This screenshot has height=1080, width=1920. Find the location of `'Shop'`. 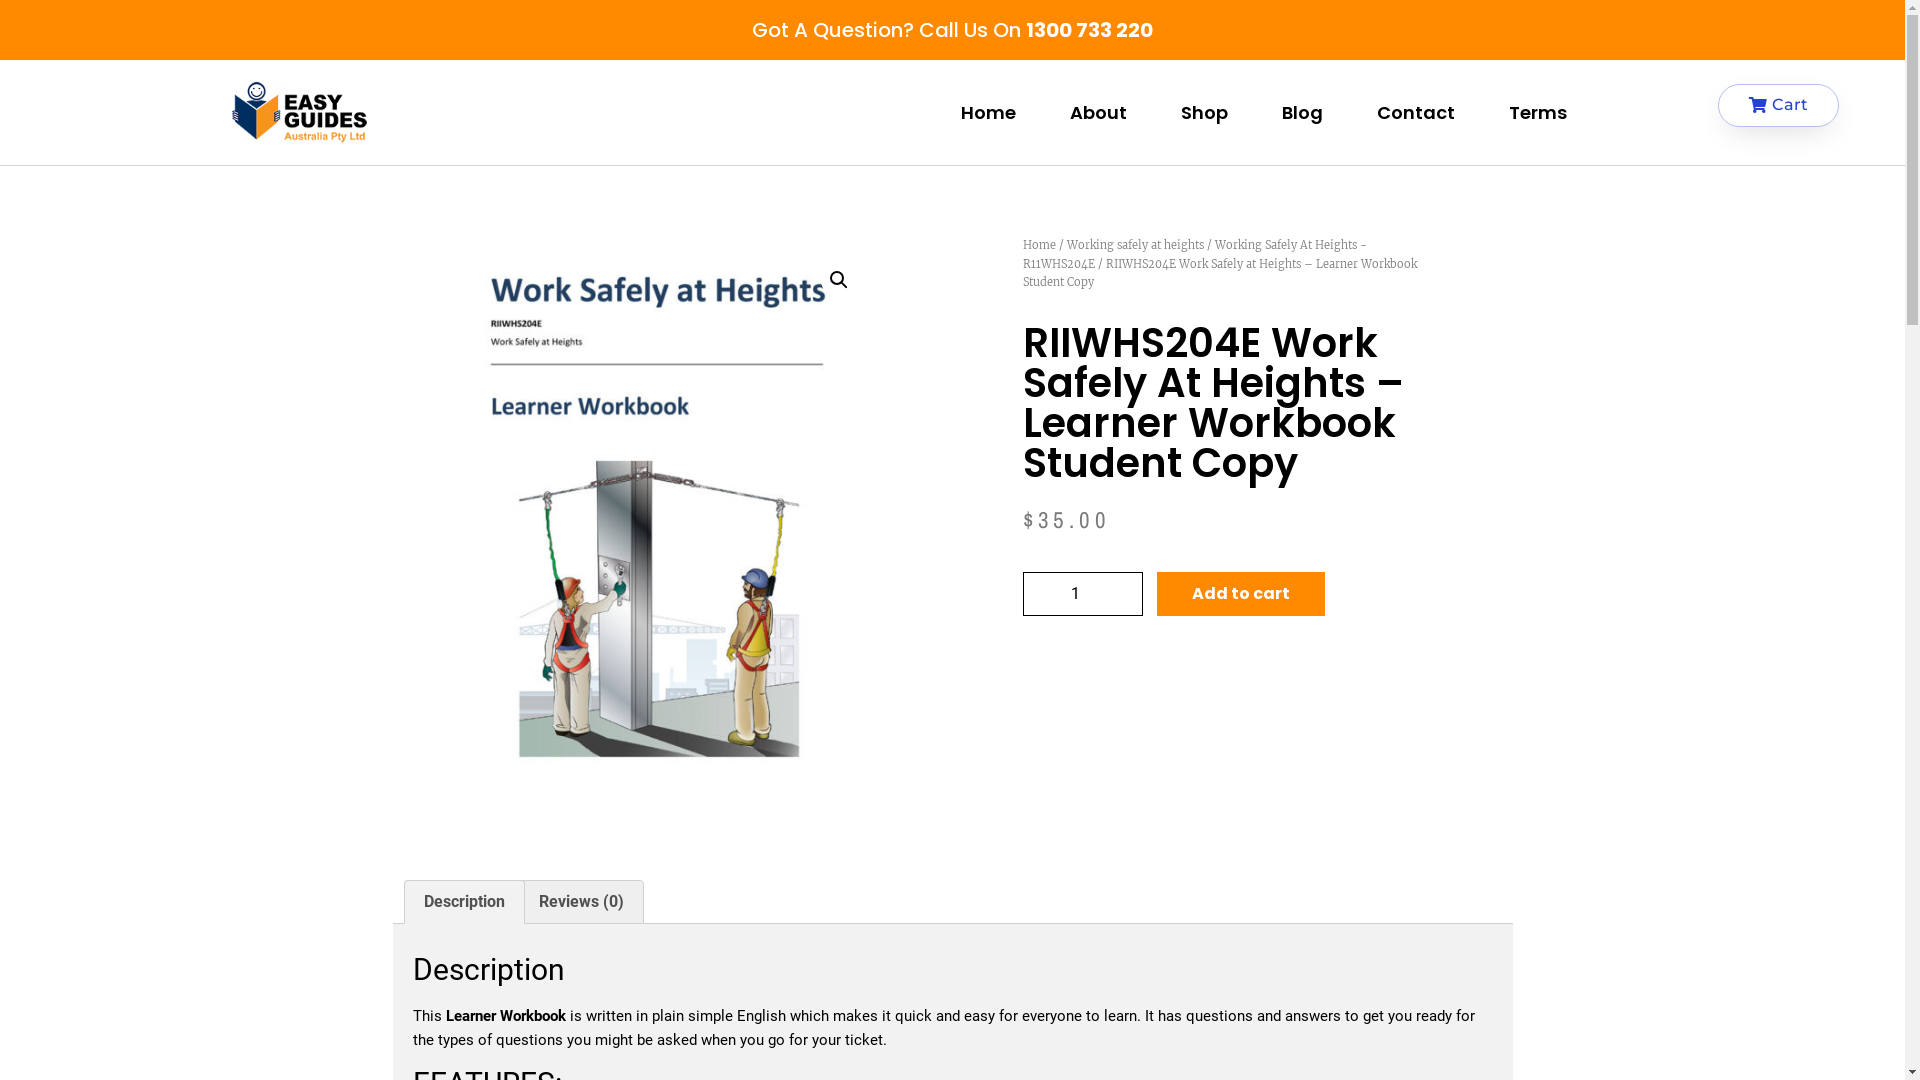

'Shop' is located at coordinates (1153, 112).